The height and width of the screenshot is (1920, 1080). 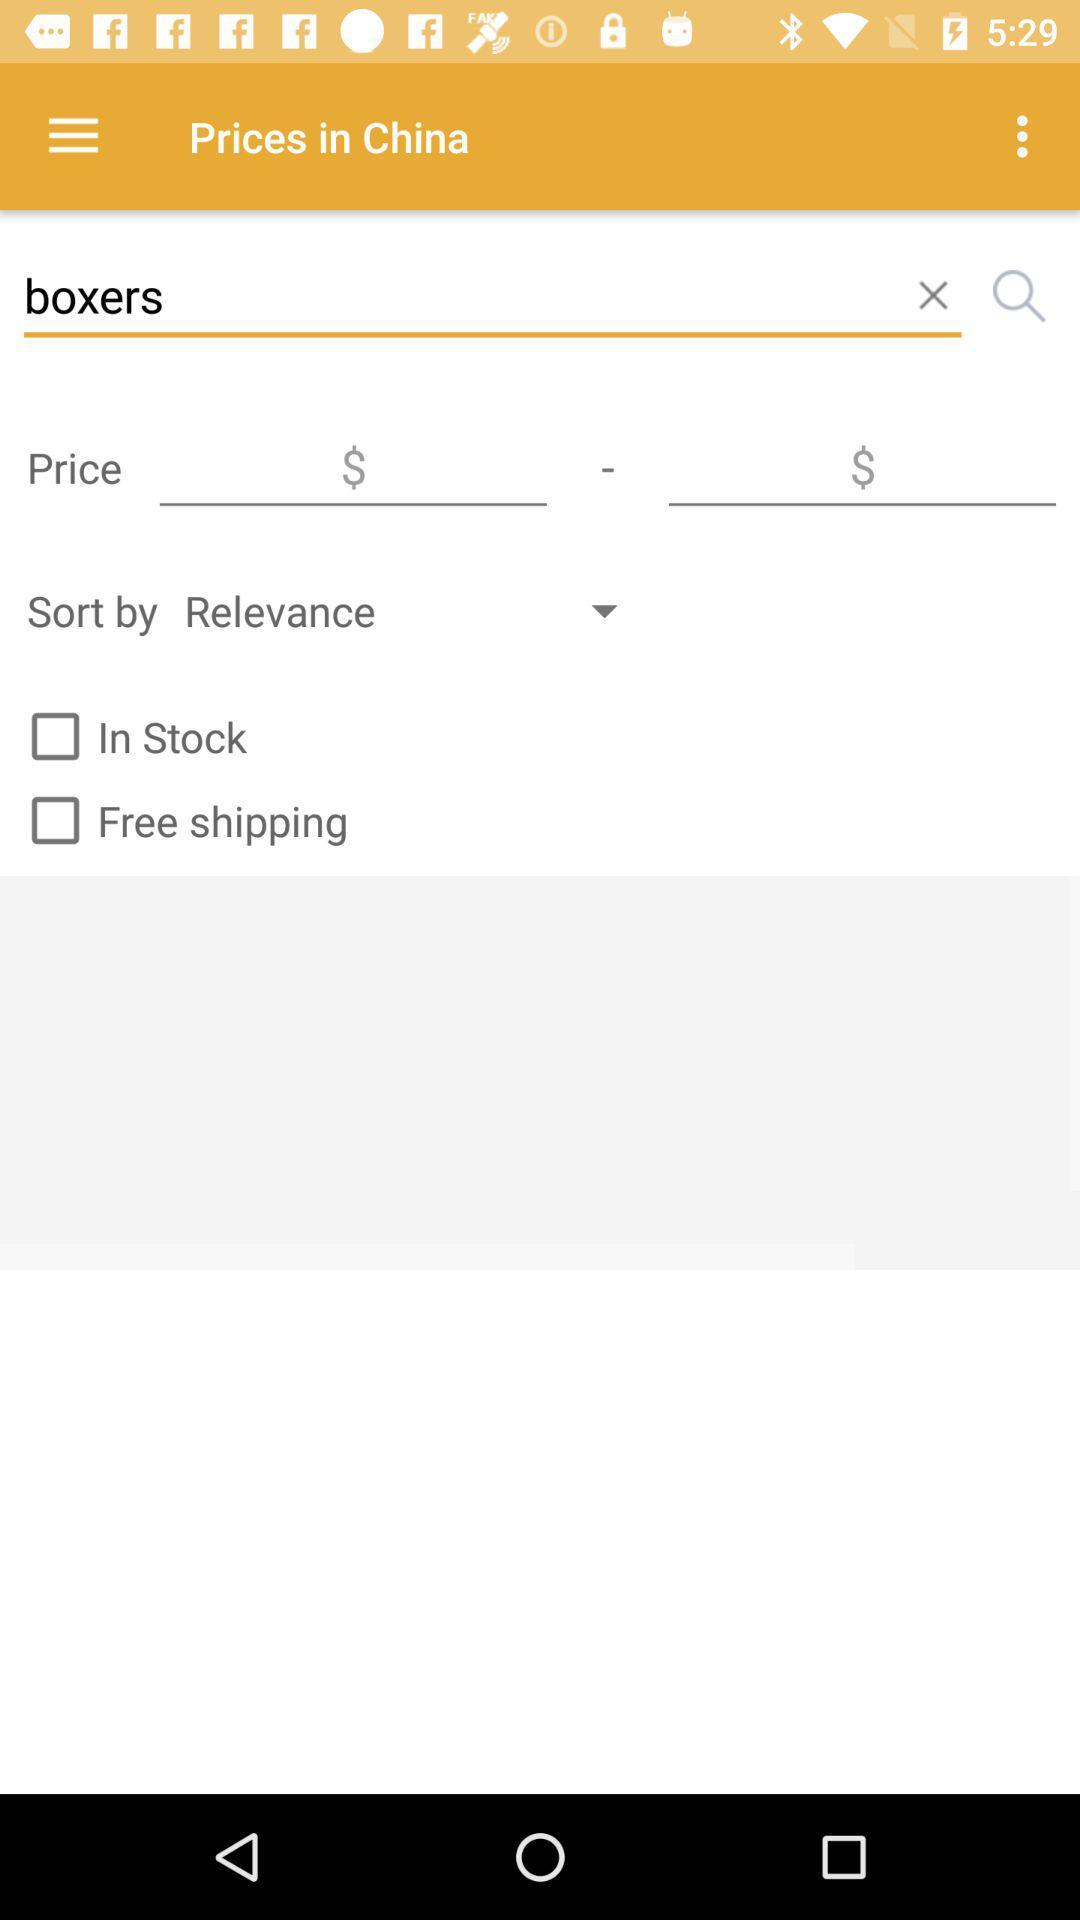 I want to click on the search icon, so click(x=1019, y=295).